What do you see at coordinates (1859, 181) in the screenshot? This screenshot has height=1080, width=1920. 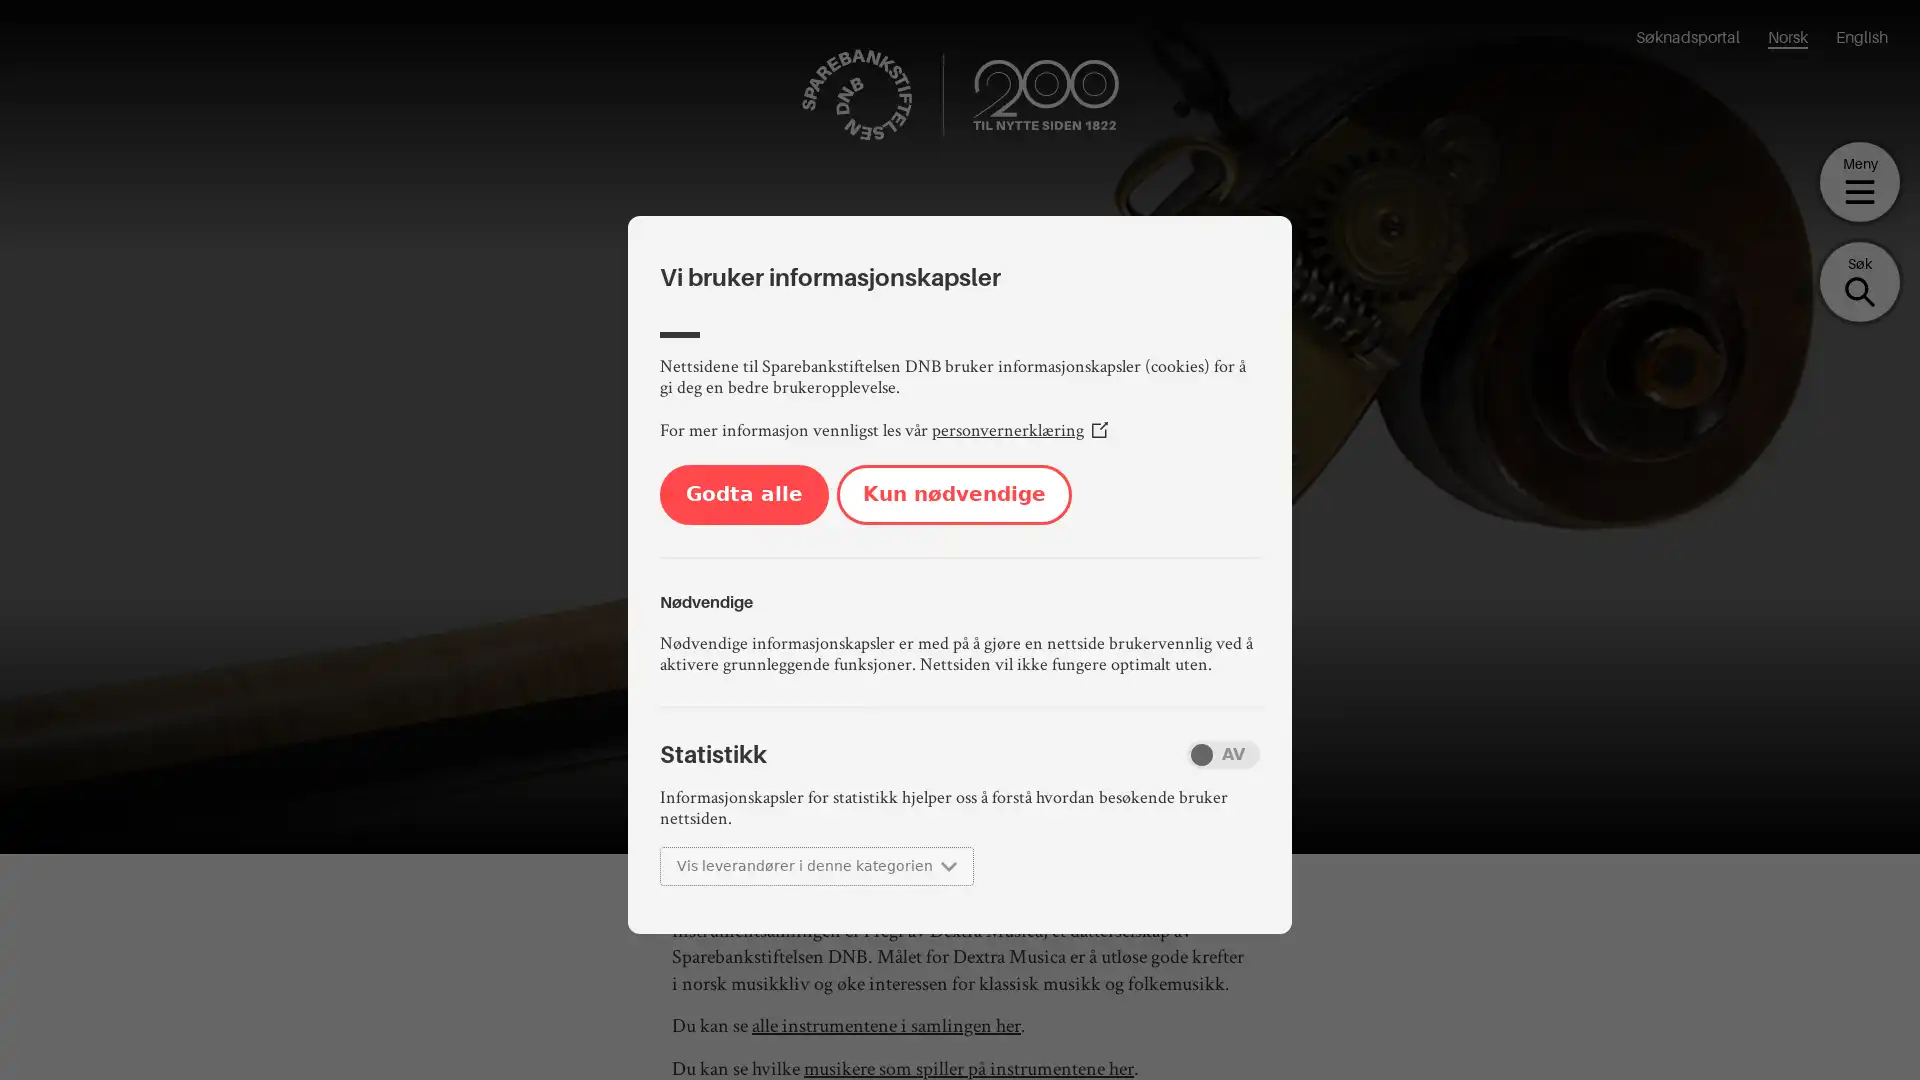 I see `Meny Meny` at bounding box center [1859, 181].